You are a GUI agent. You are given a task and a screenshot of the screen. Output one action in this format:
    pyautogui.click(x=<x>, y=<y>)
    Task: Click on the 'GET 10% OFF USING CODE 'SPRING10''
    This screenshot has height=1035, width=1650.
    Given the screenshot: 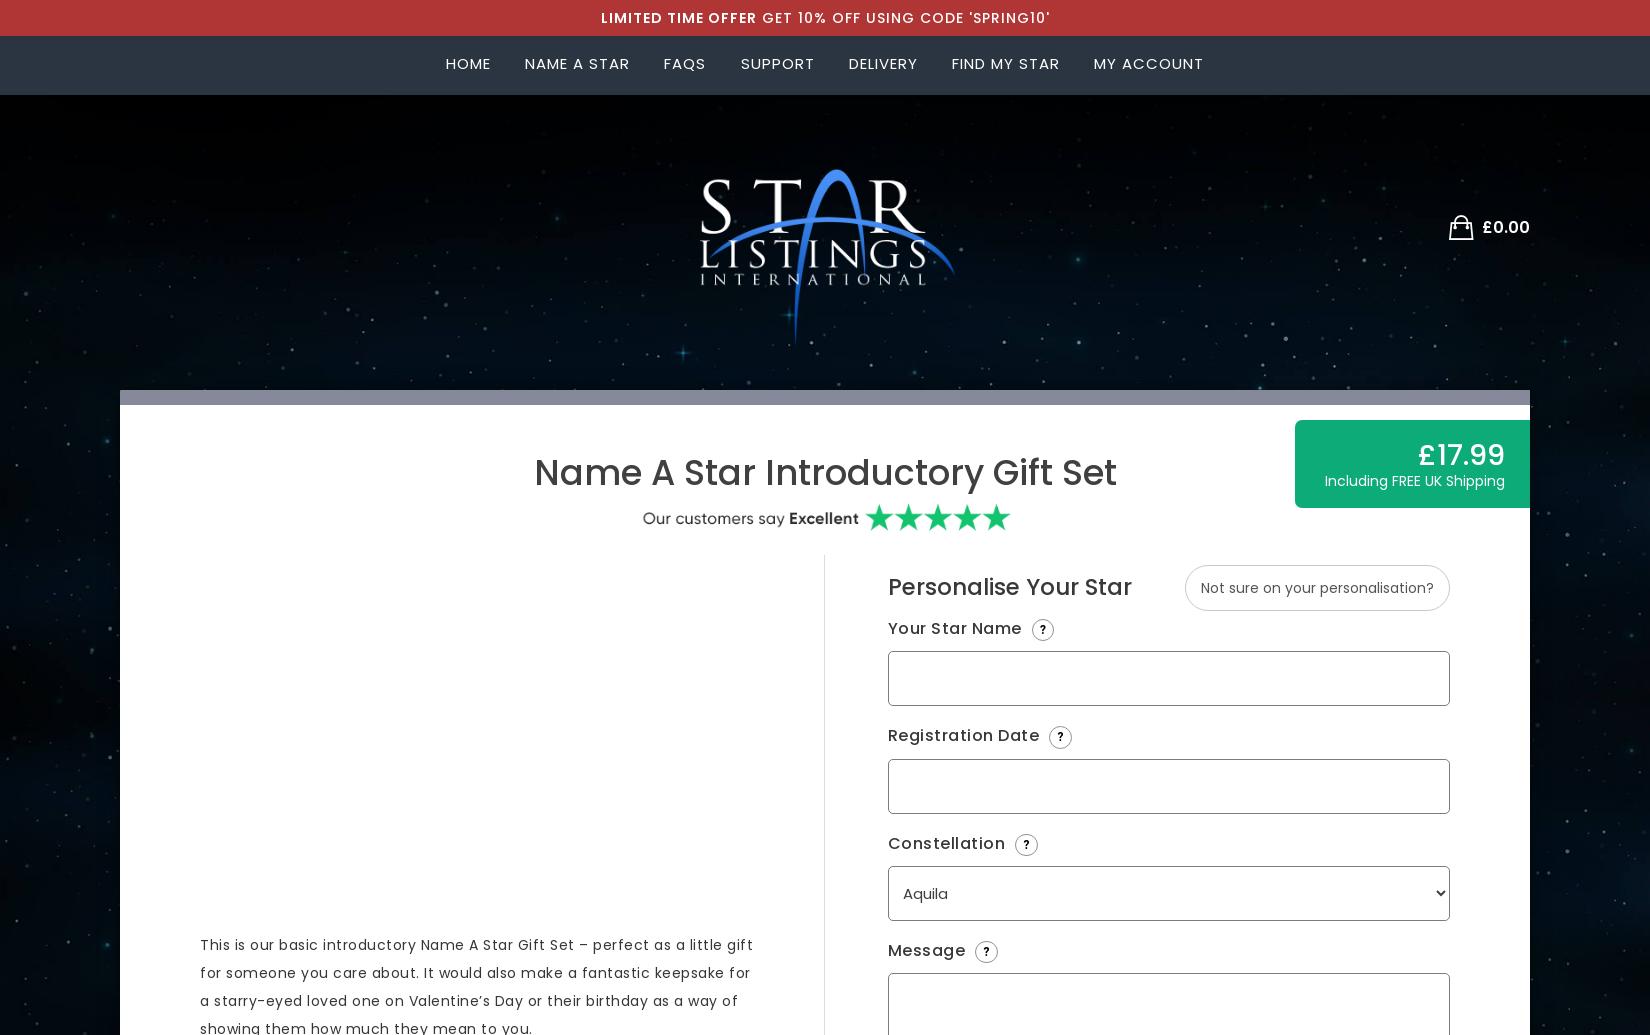 What is the action you would take?
    pyautogui.click(x=902, y=18)
    